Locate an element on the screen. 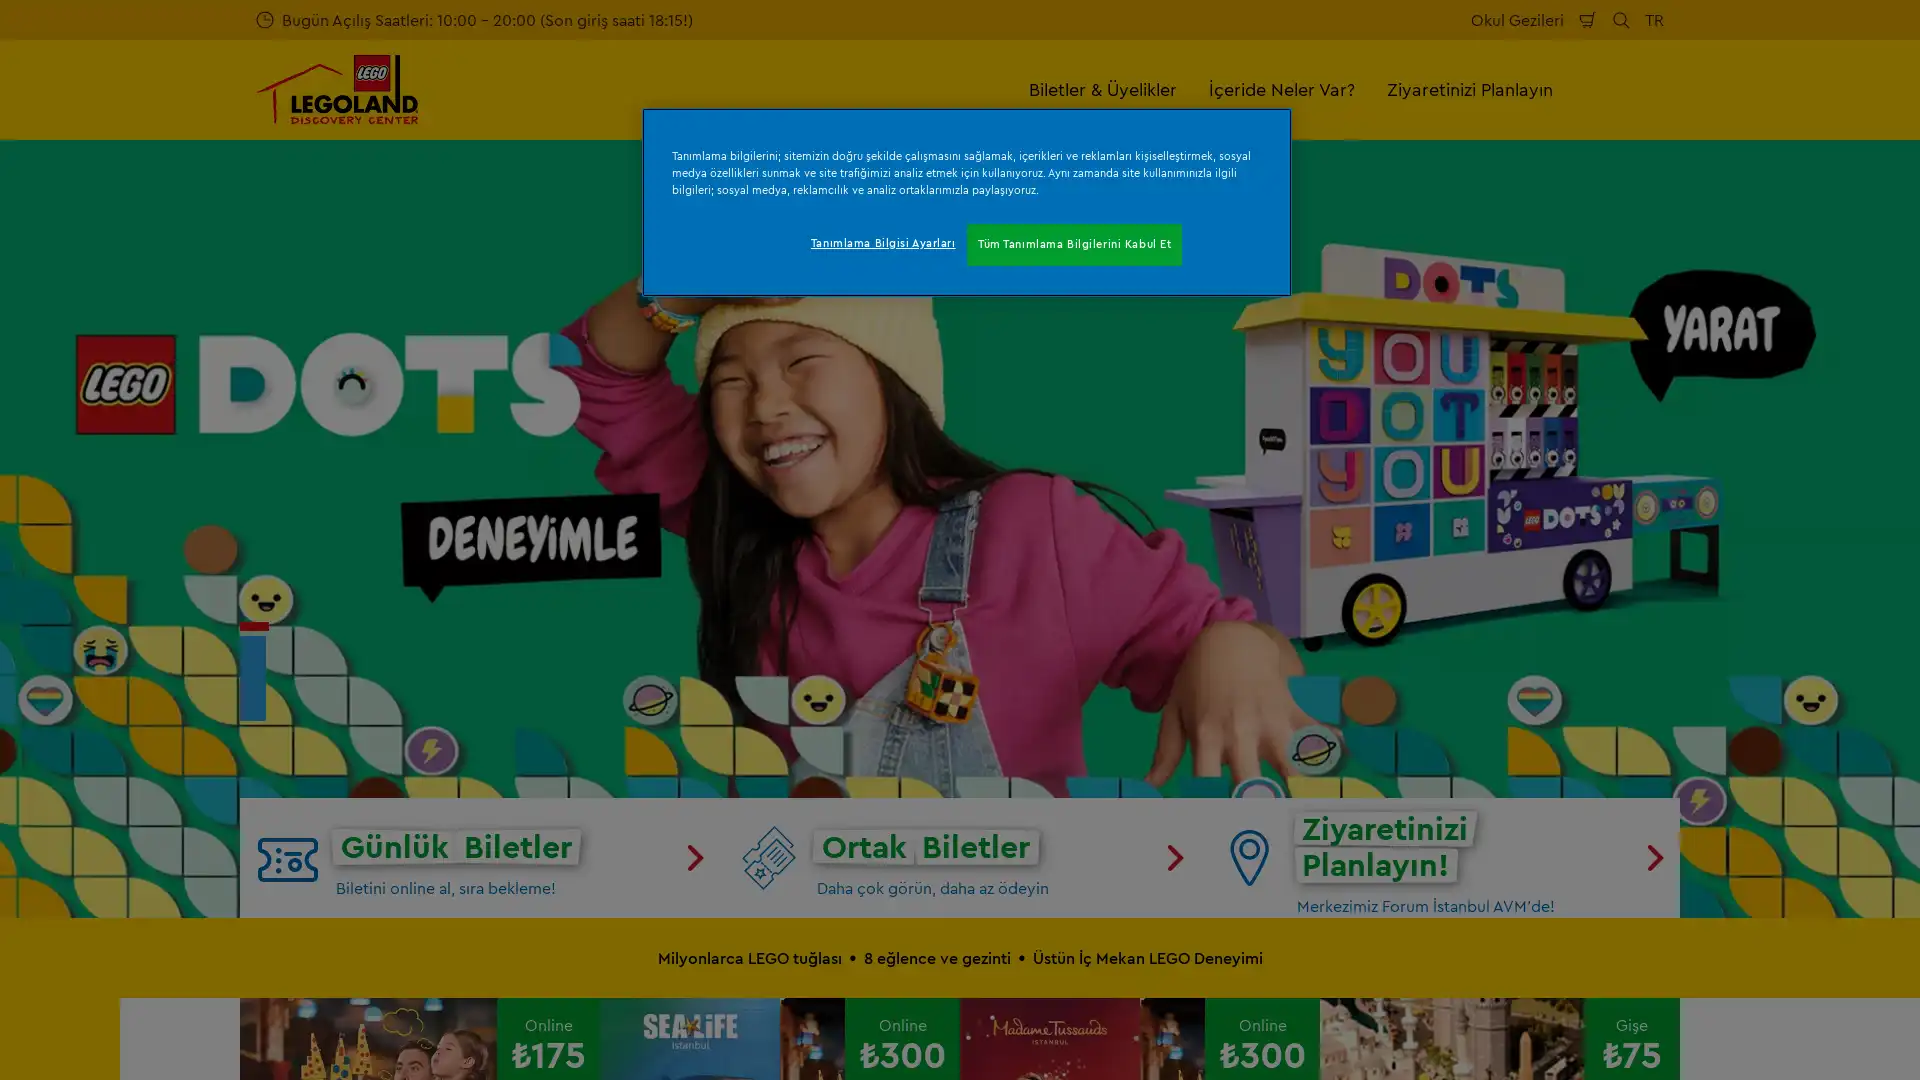 The width and height of the screenshot is (1920, 1080). TR Diller is located at coordinates (1654, 19).